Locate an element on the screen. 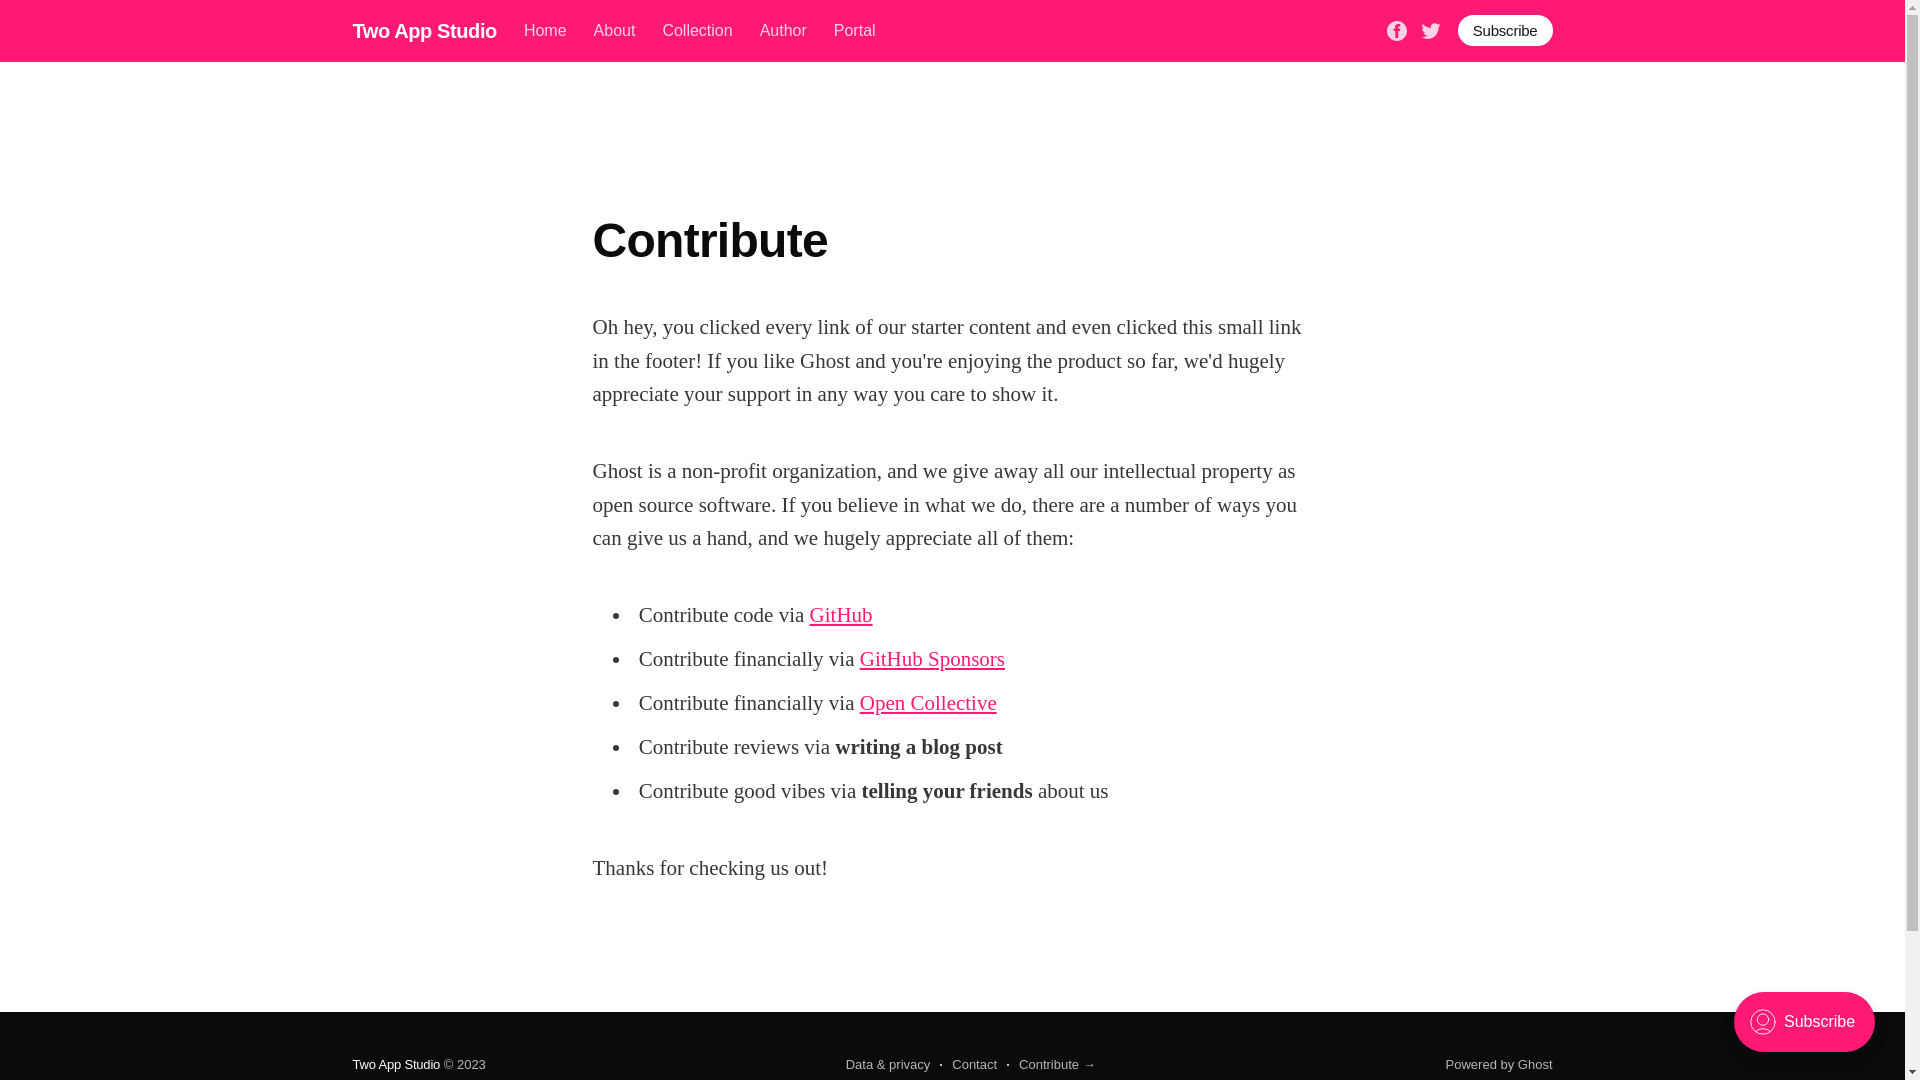  'Author' is located at coordinates (782, 30).